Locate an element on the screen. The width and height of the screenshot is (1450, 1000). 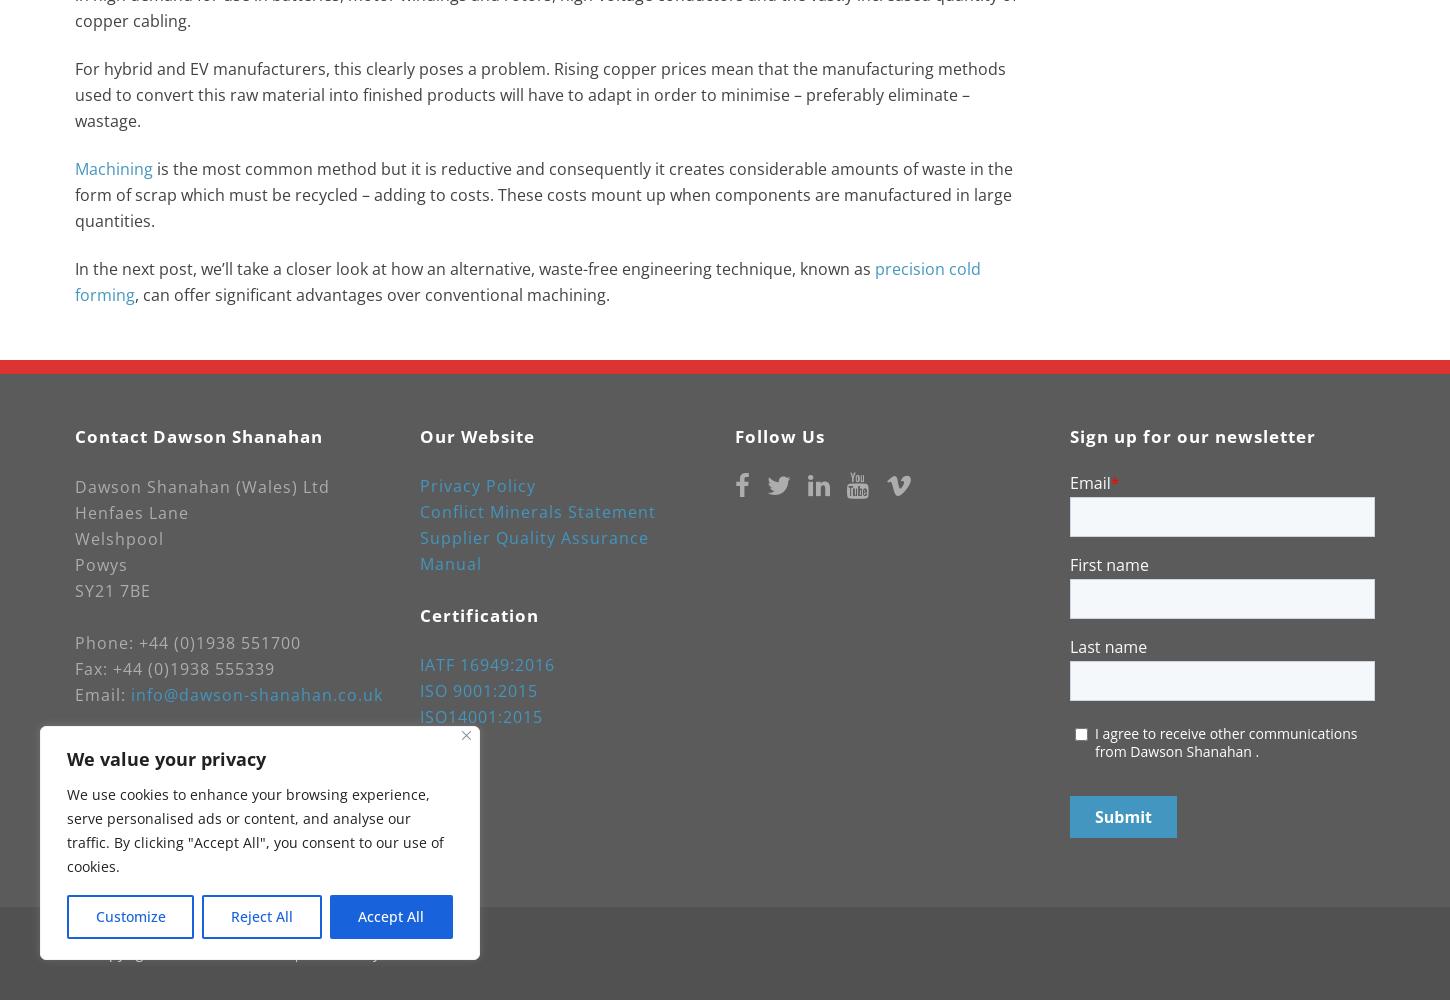
'We value your privacy' is located at coordinates (165, 759).